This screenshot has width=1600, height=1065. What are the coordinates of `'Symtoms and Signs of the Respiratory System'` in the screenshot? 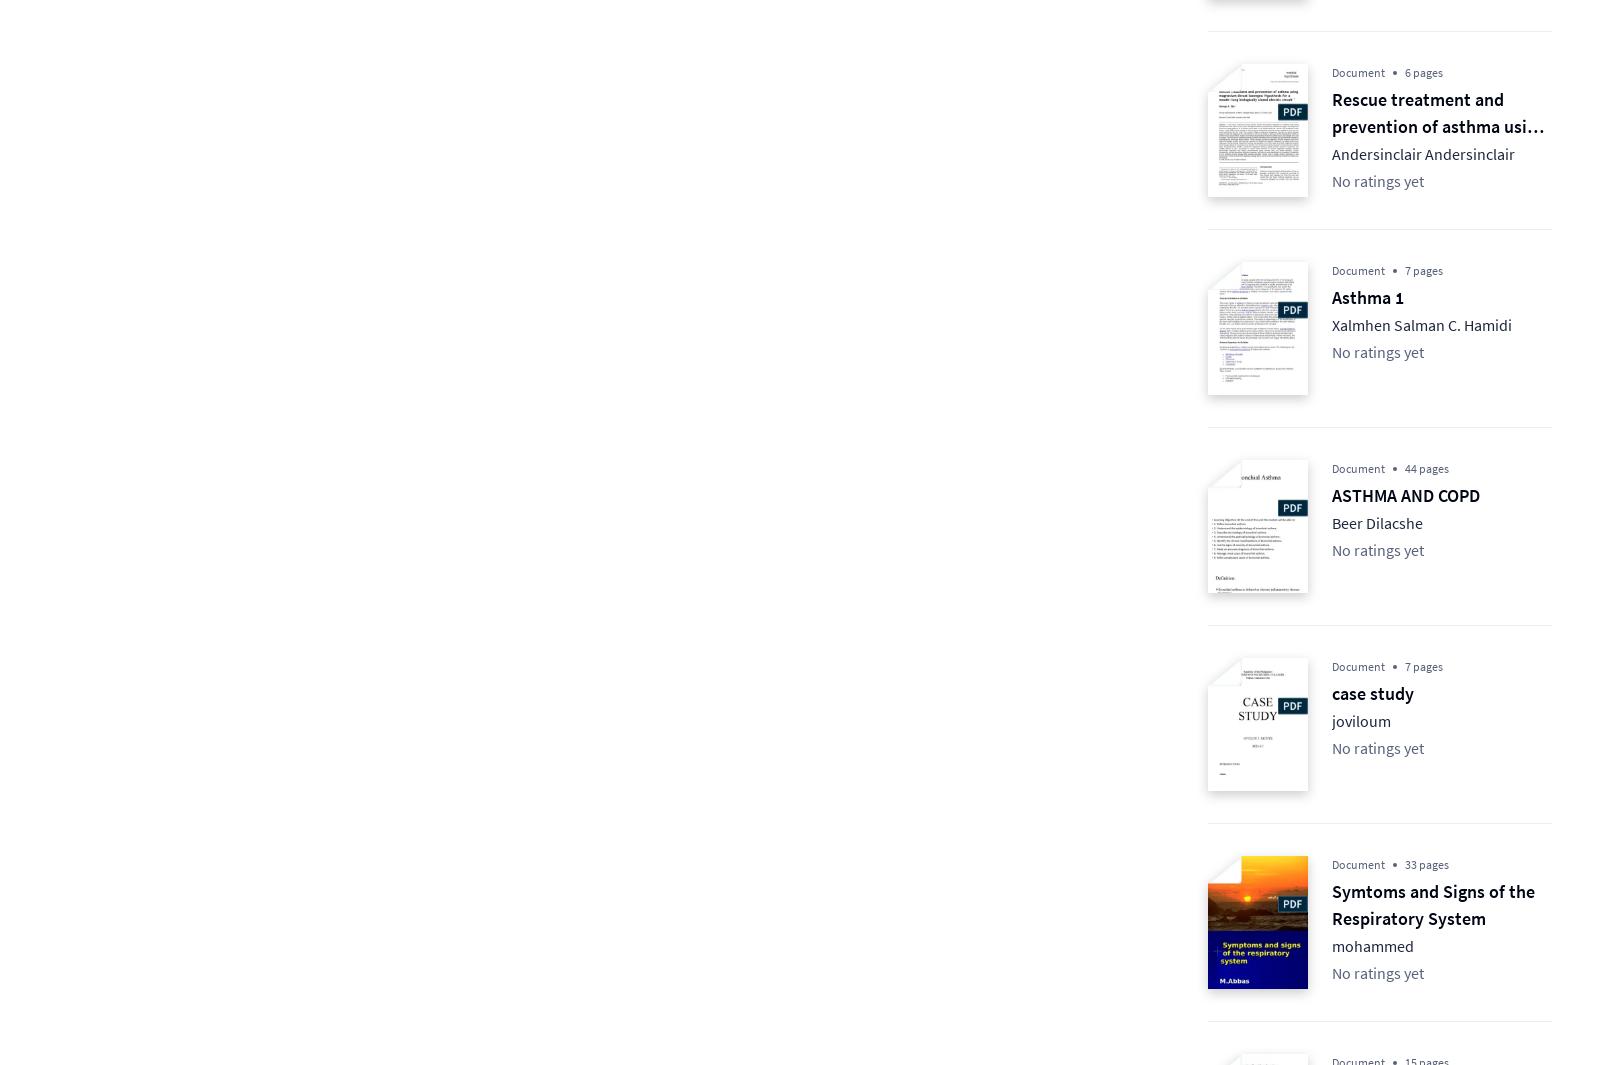 It's located at (1433, 905).